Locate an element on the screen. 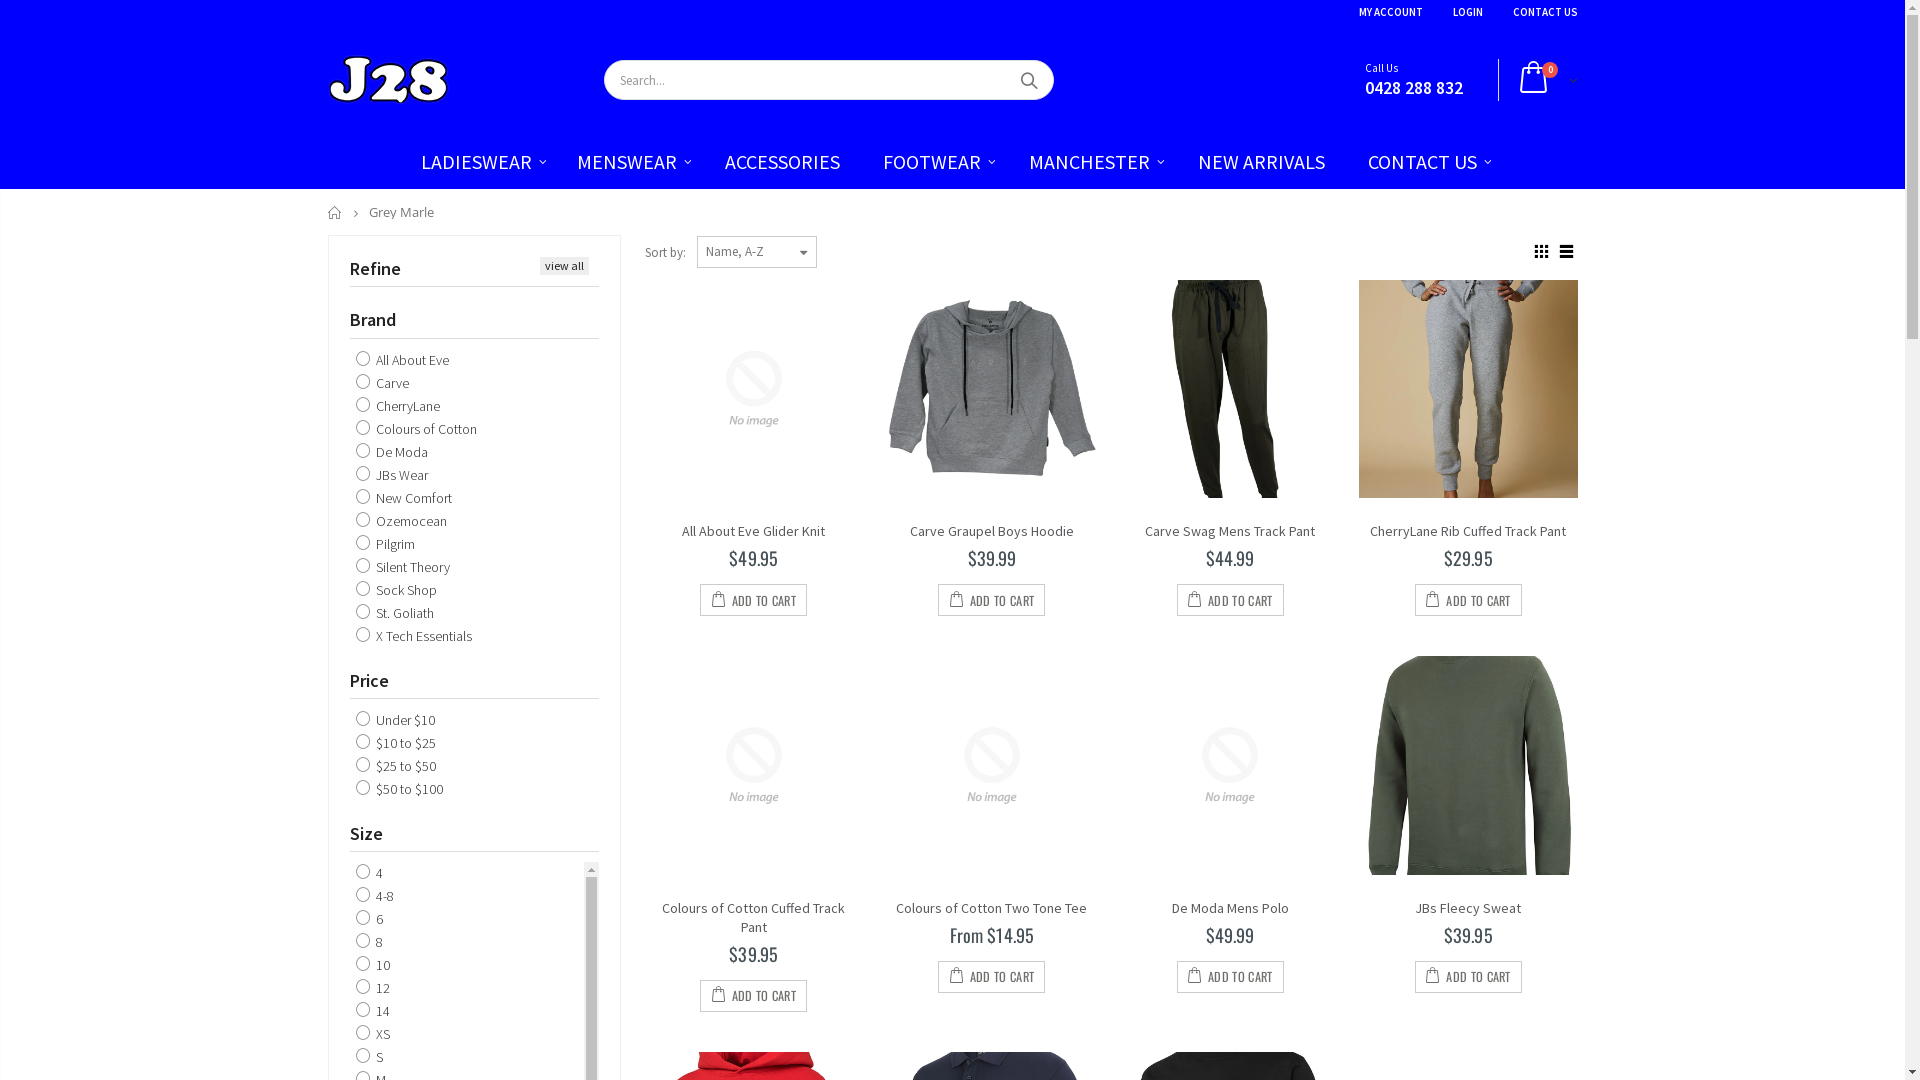 The image size is (1920, 1080). 'Under $10' is located at coordinates (395, 720).